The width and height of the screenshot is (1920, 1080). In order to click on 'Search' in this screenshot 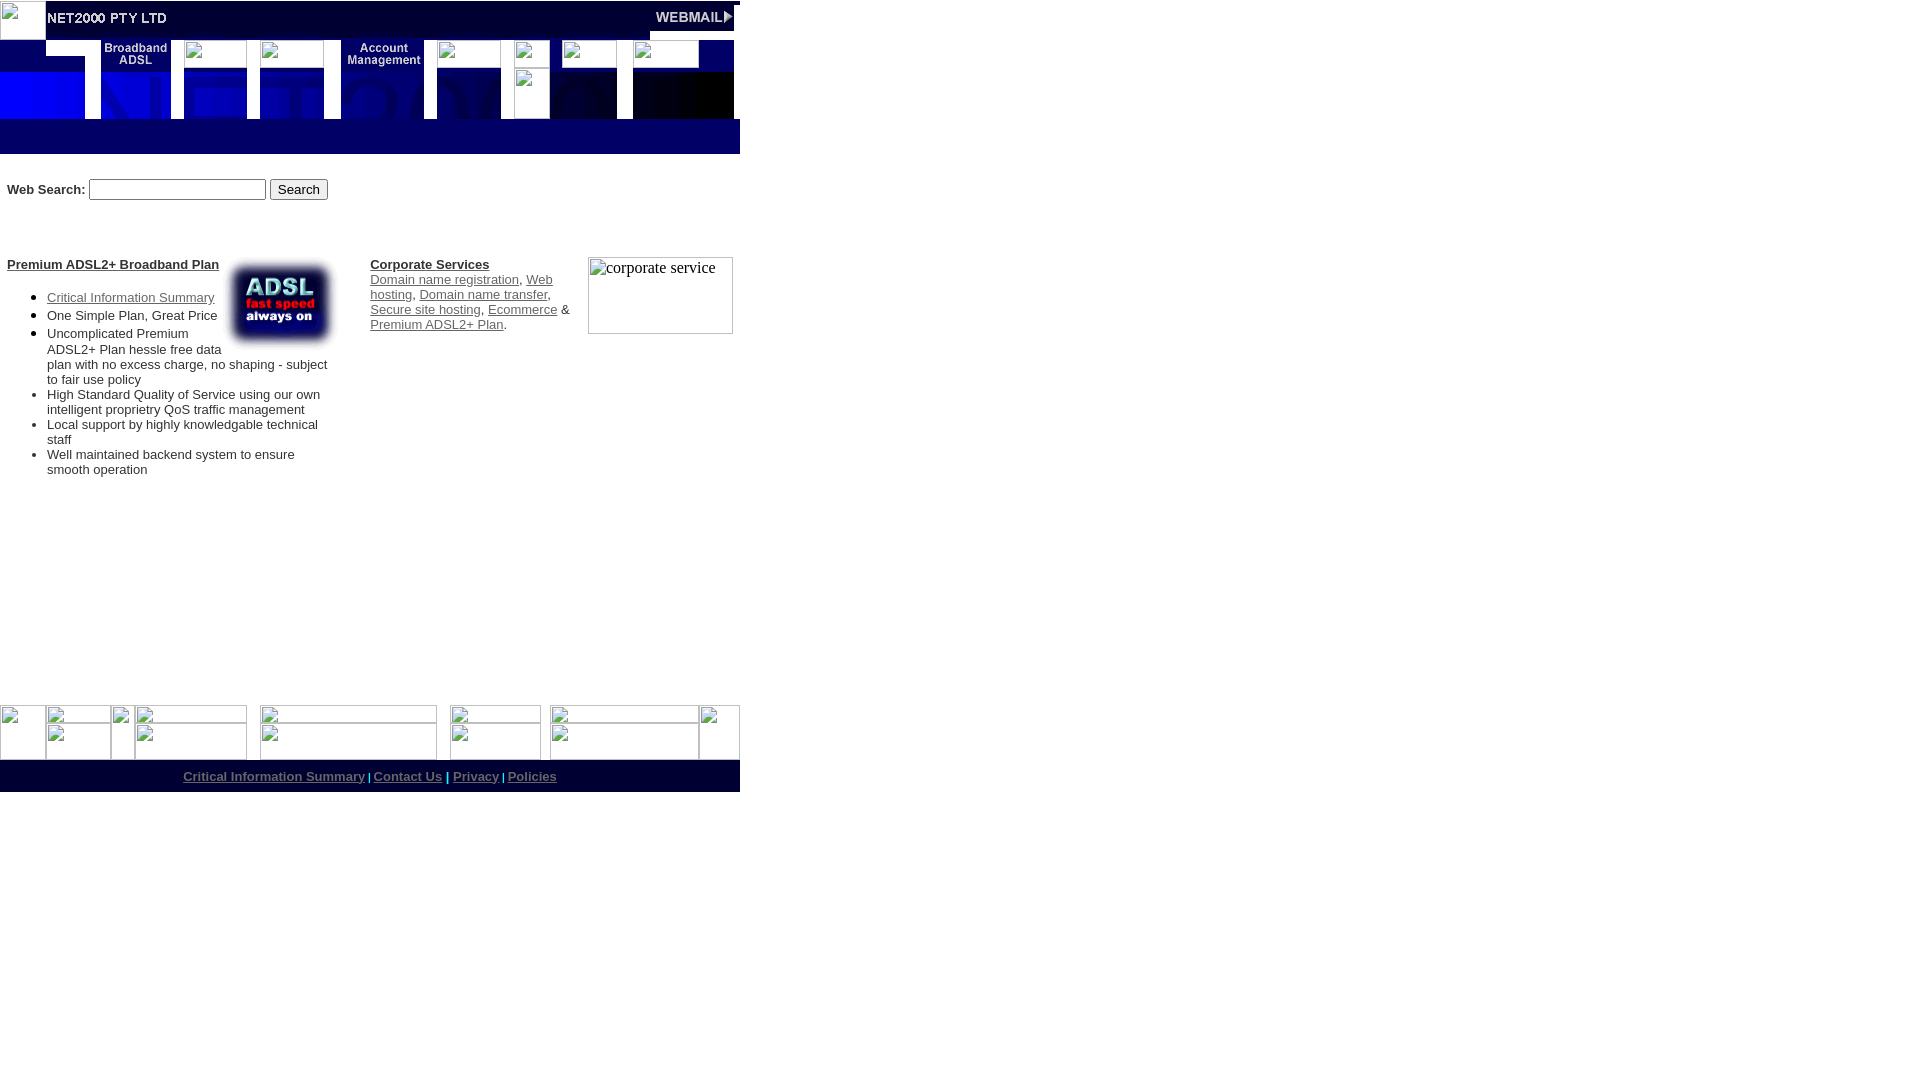, I will do `click(268, 189)`.